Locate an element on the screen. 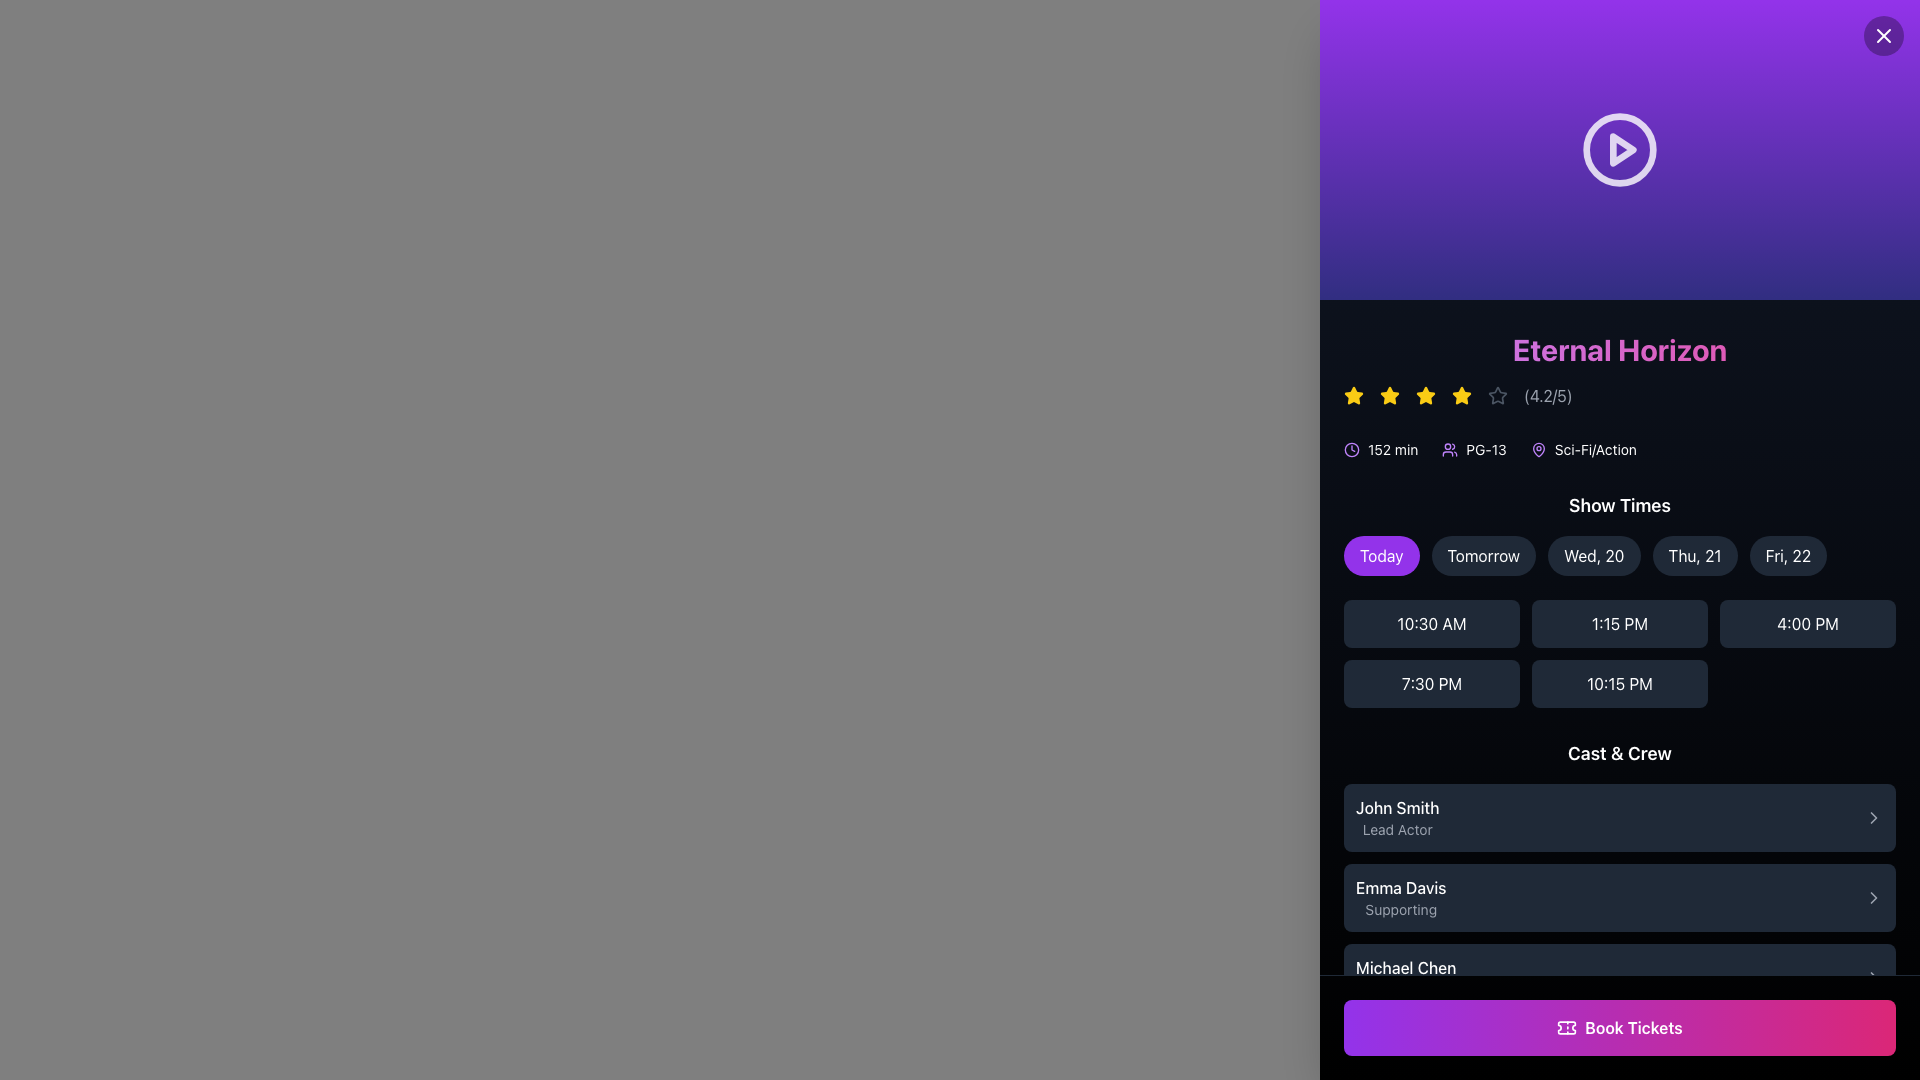 Image resolution: width=1920 pixels, height=1080 pixels. the fifth interactive date selection button labeled 'Fri, 22' to change its background color is located at coordinates (1788, 555).